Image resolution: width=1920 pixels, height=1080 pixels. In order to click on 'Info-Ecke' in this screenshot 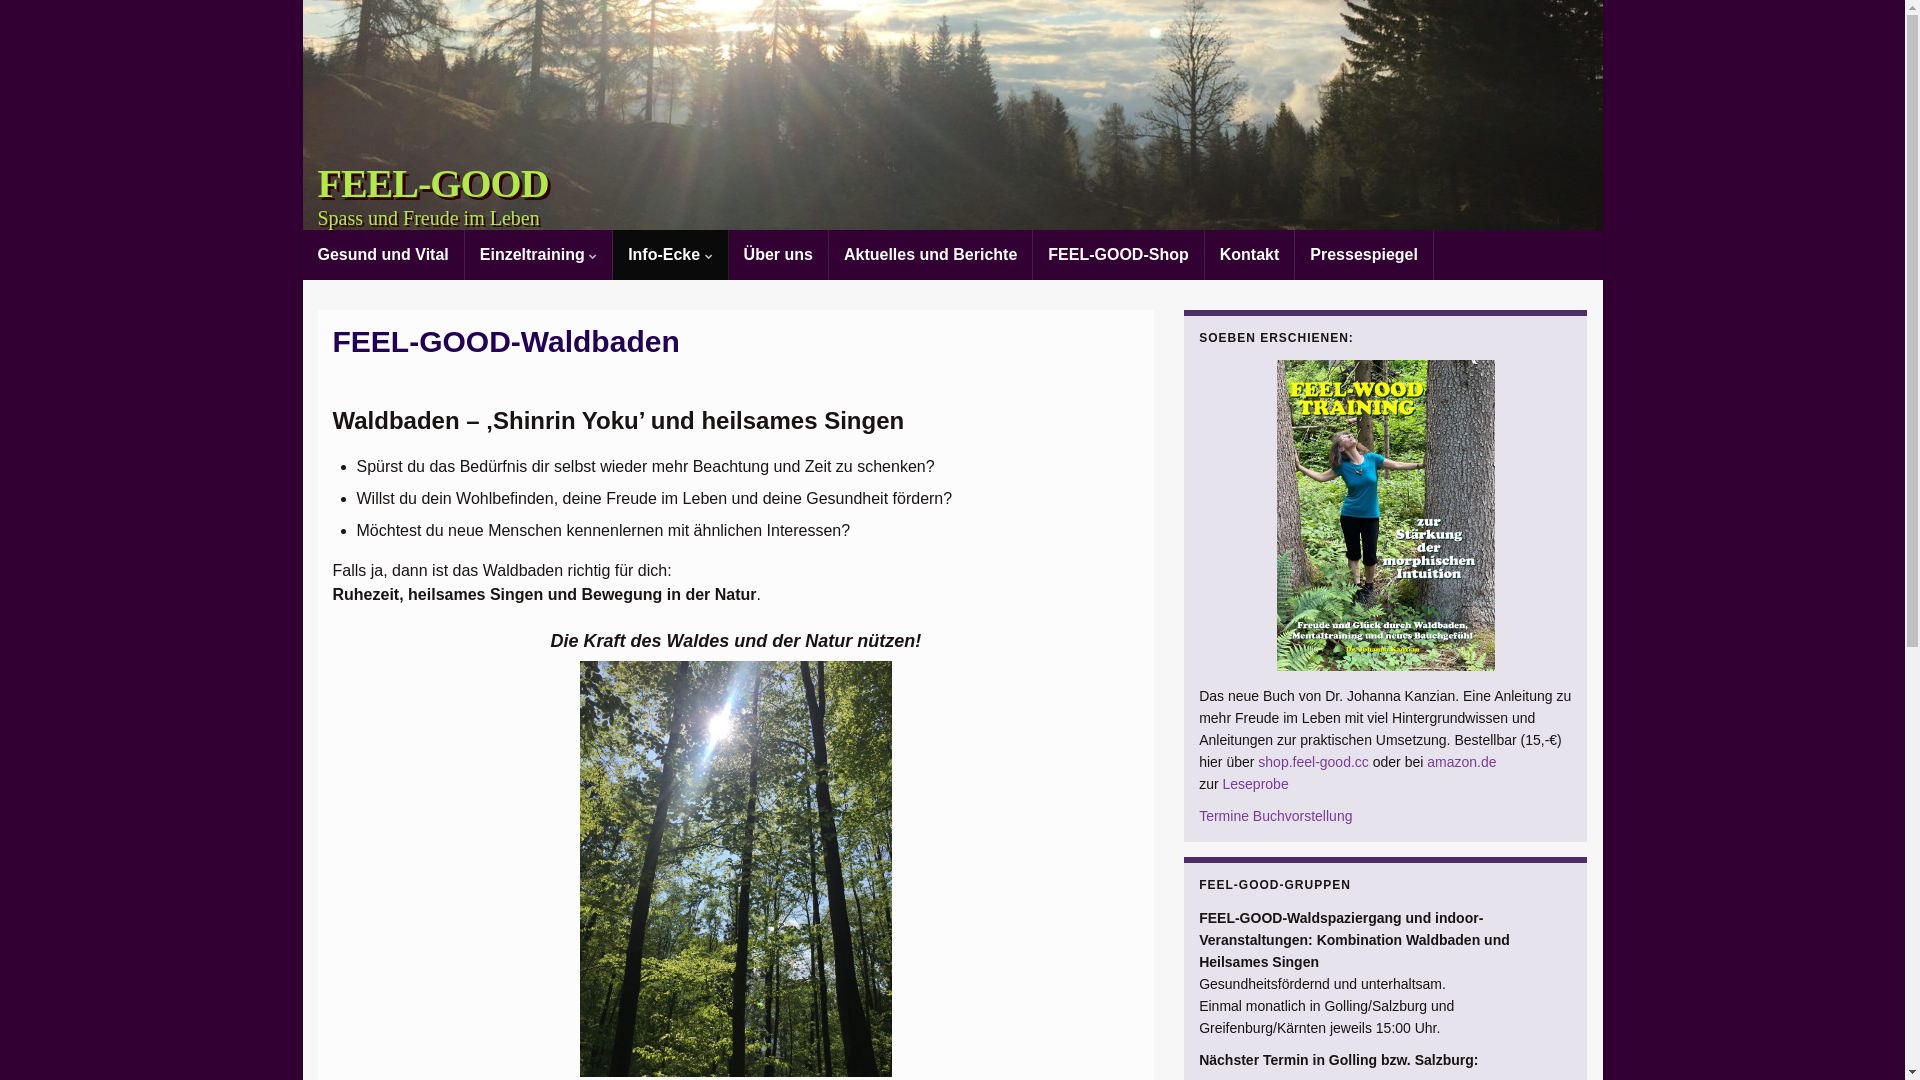, I will do `click(612, 253)`.